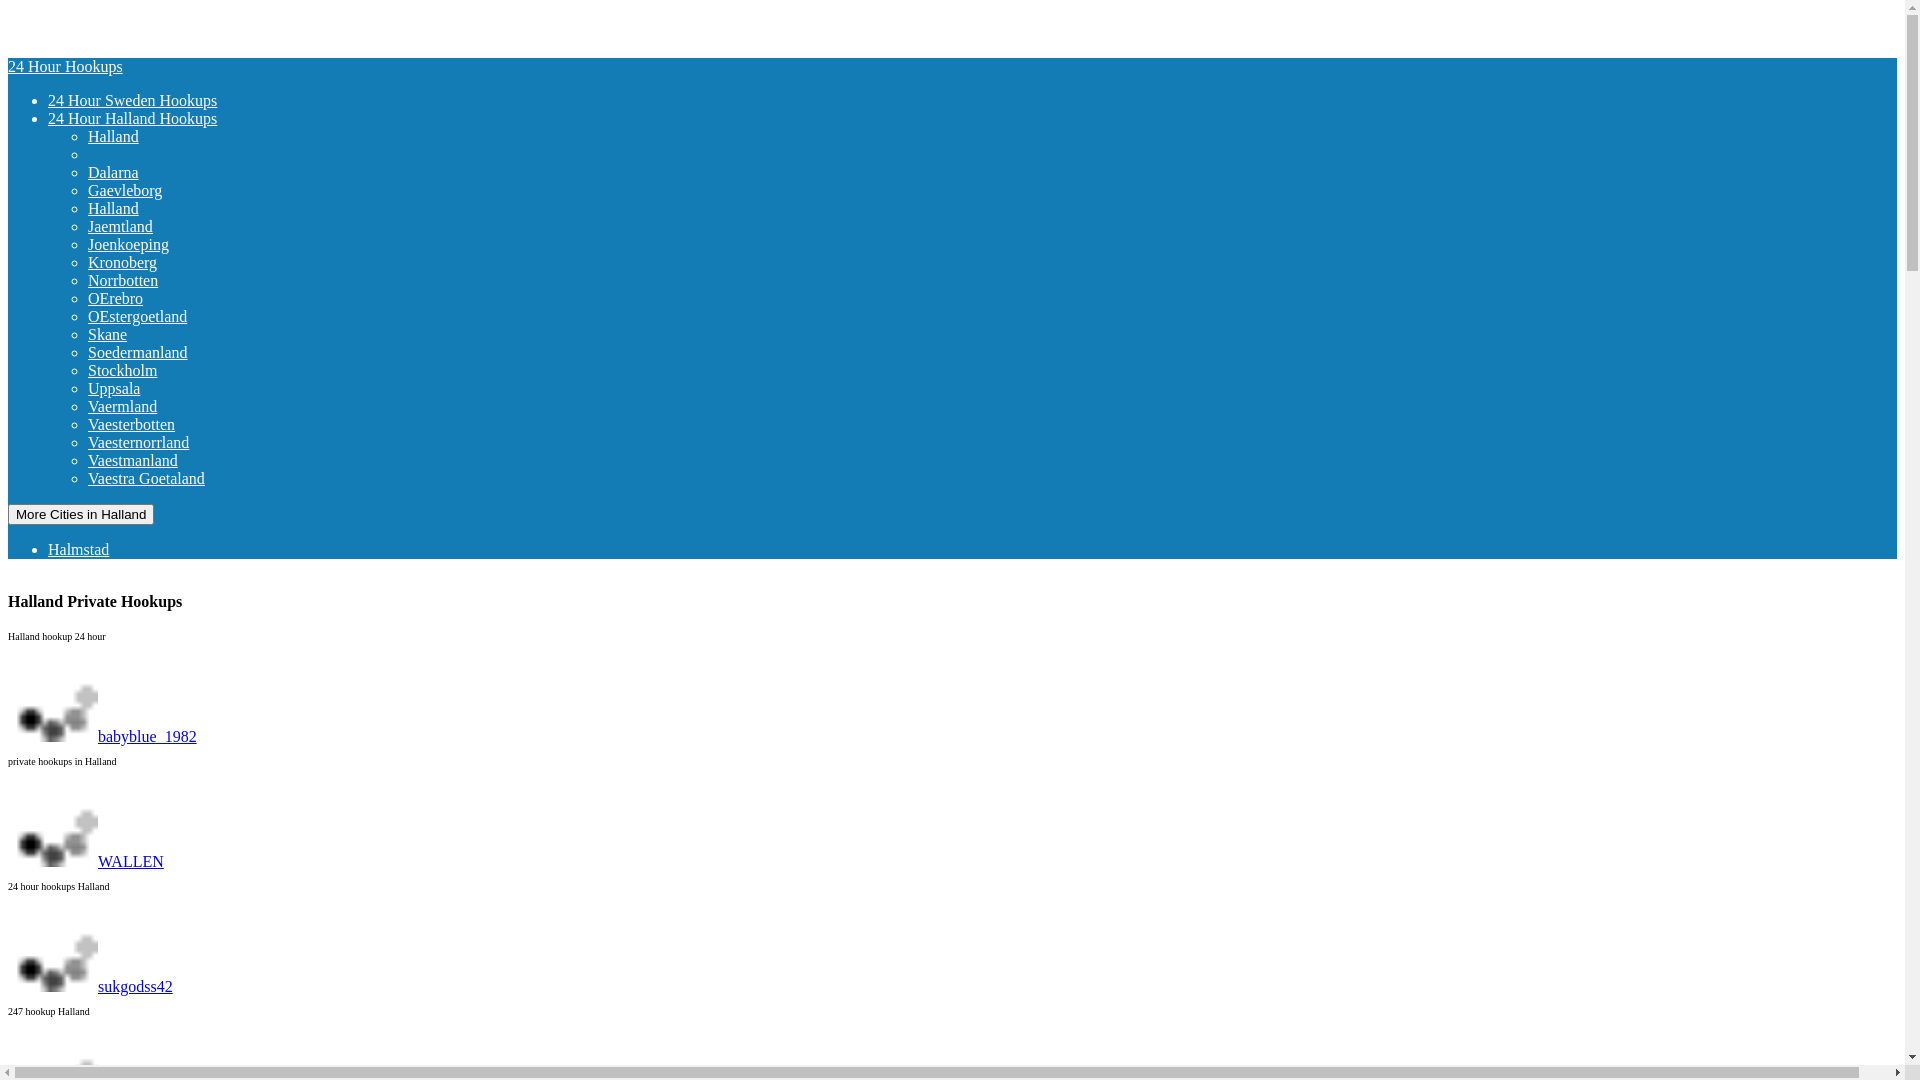 This screenshot has height=1080, width=1920. What do you see at coordinates (156, 370) in the screenshot?
I see `'Stockholm'` at bounding box center [156, 370].